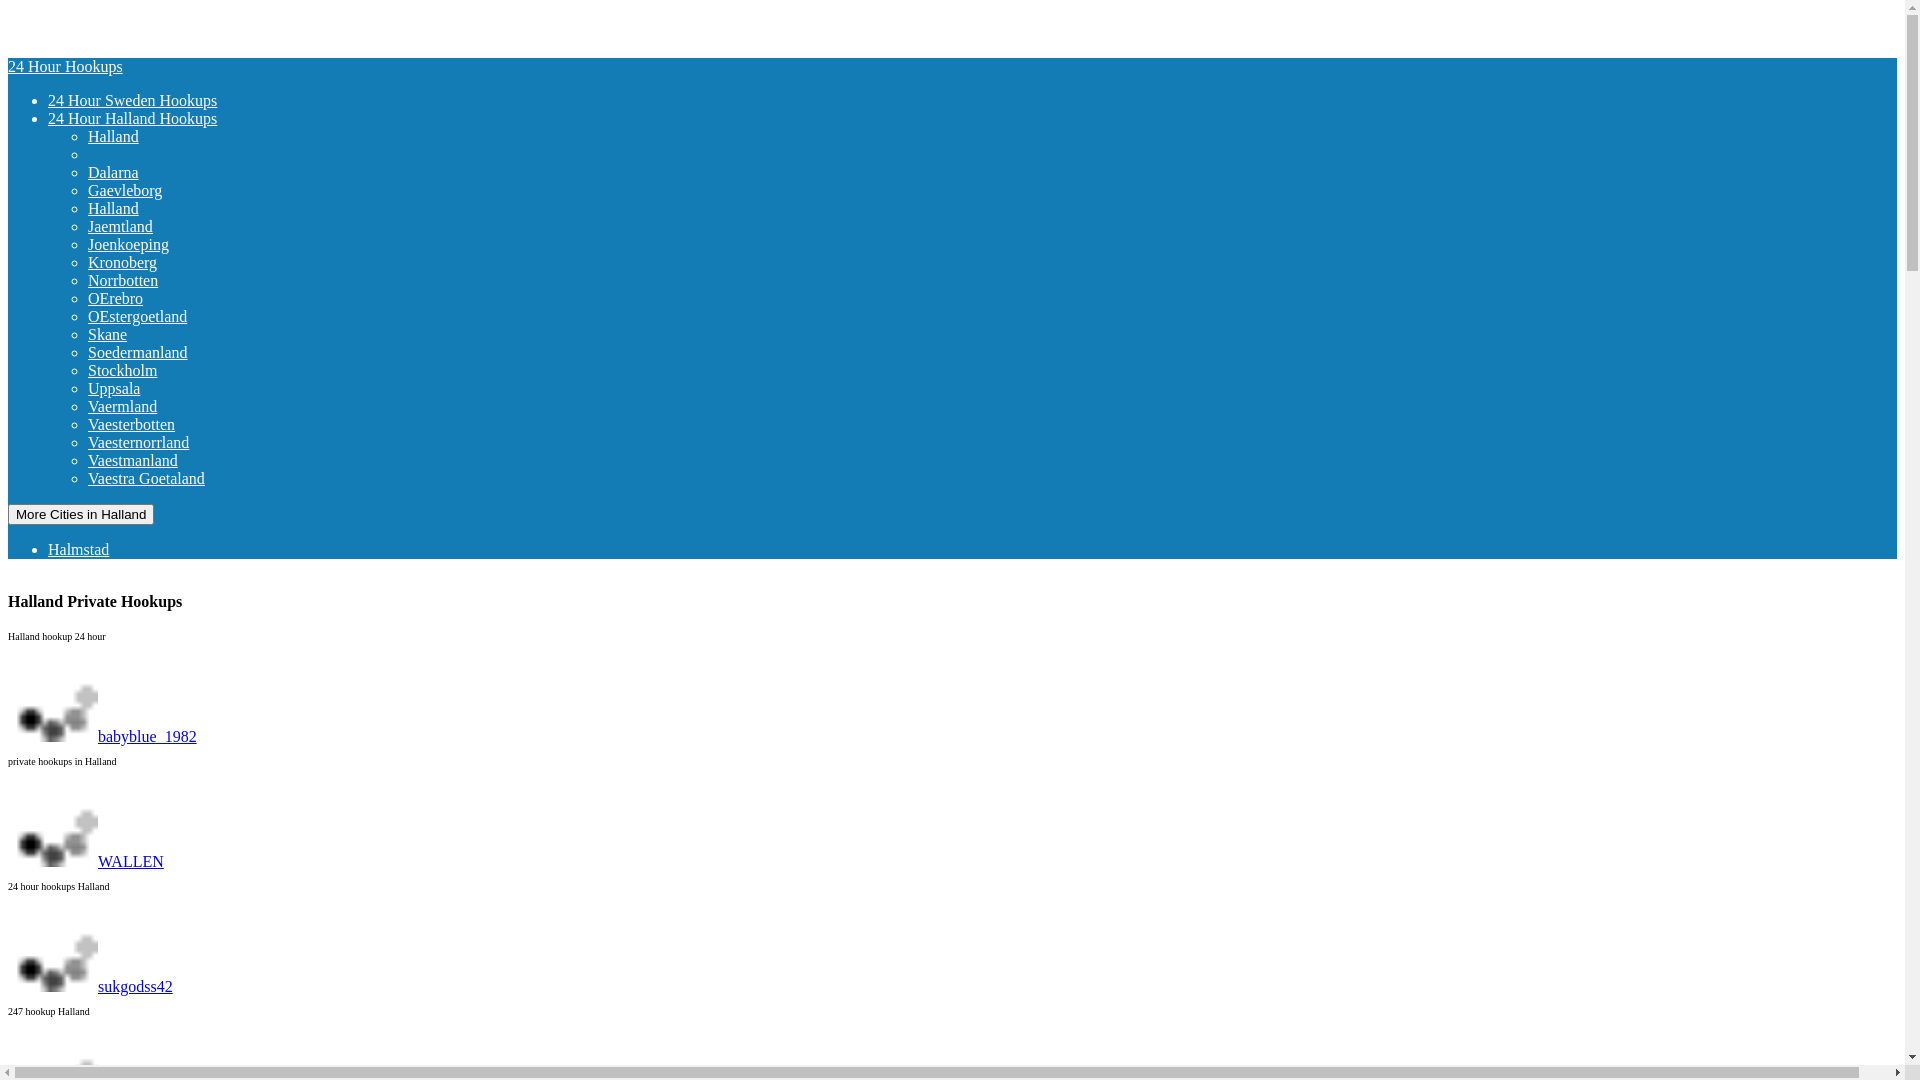 This screenshot has height=1080, width=1920. What do you see at coordinates (156, 370) in the screenshot?
I see `'Stockholm'` at bounding box center [156, 370].